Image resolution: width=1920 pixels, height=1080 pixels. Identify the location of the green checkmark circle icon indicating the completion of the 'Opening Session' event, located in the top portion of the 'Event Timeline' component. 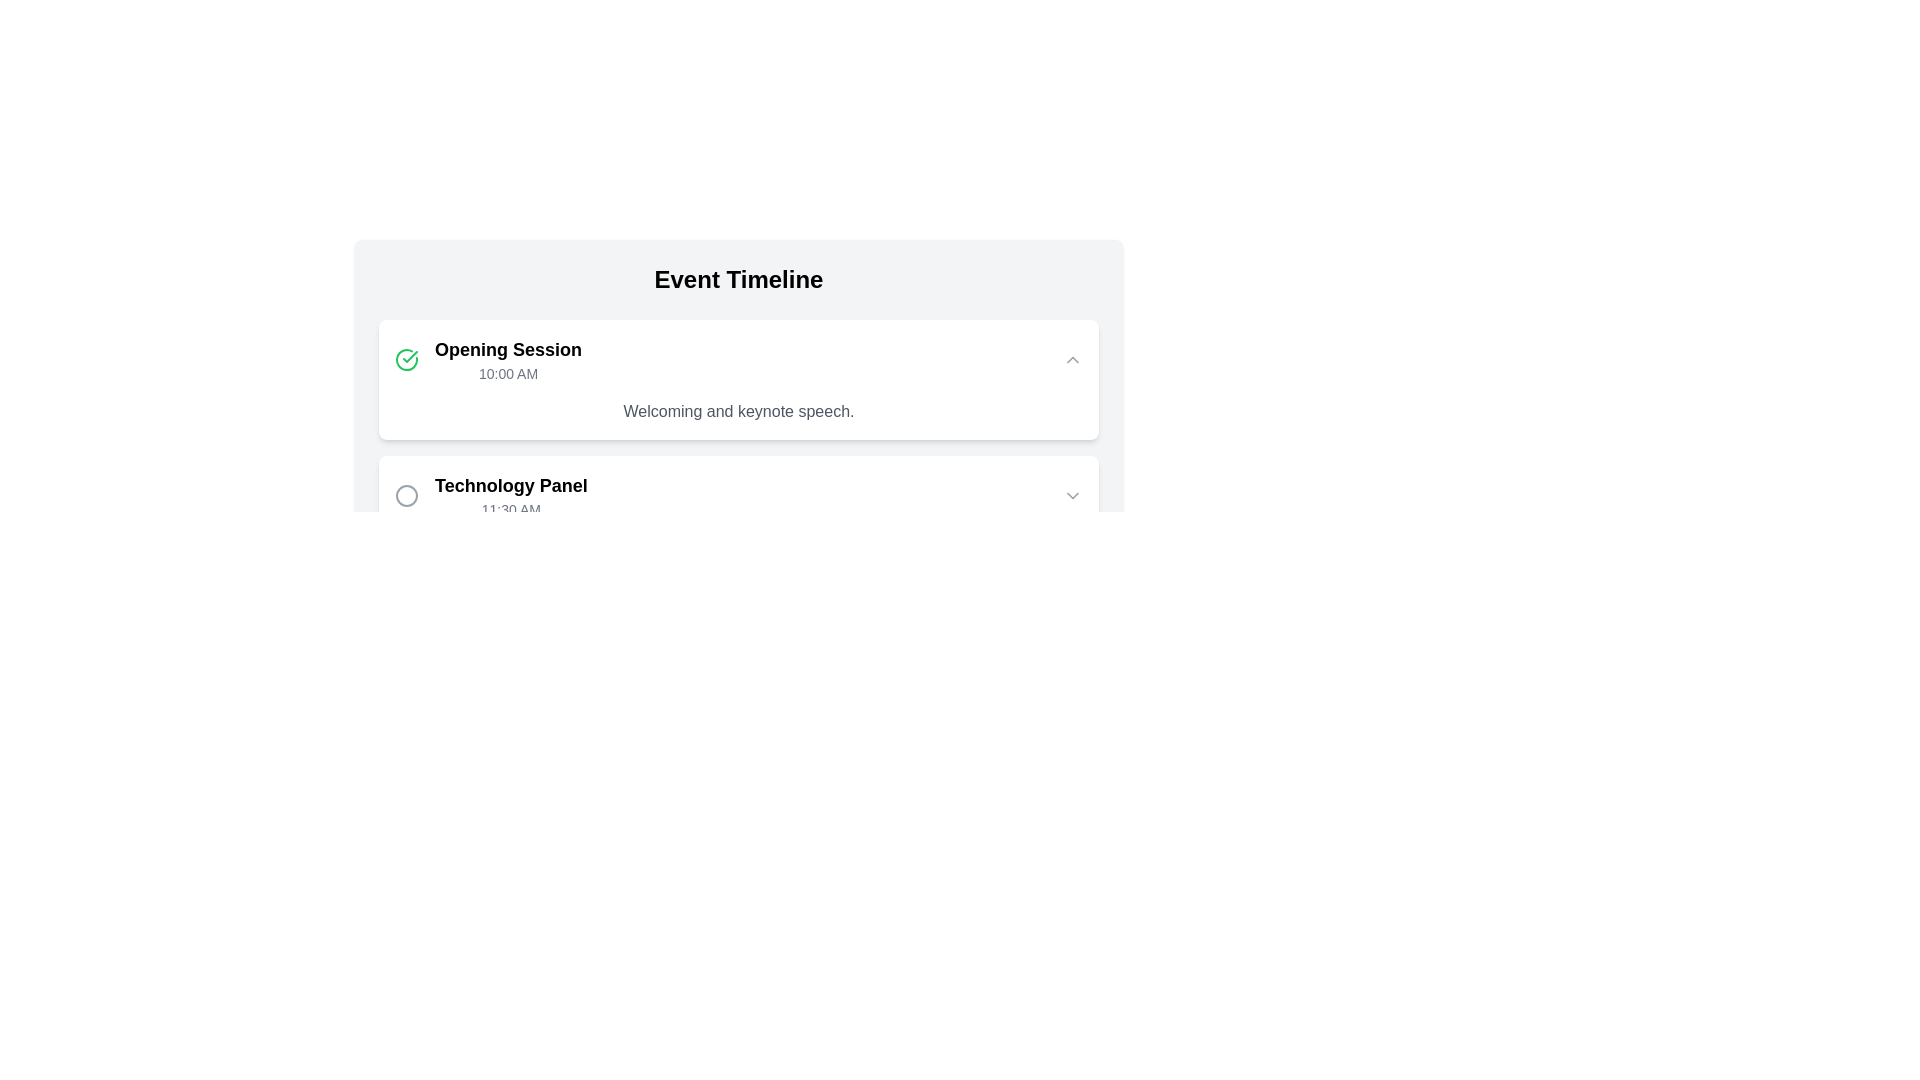
(406, 358).